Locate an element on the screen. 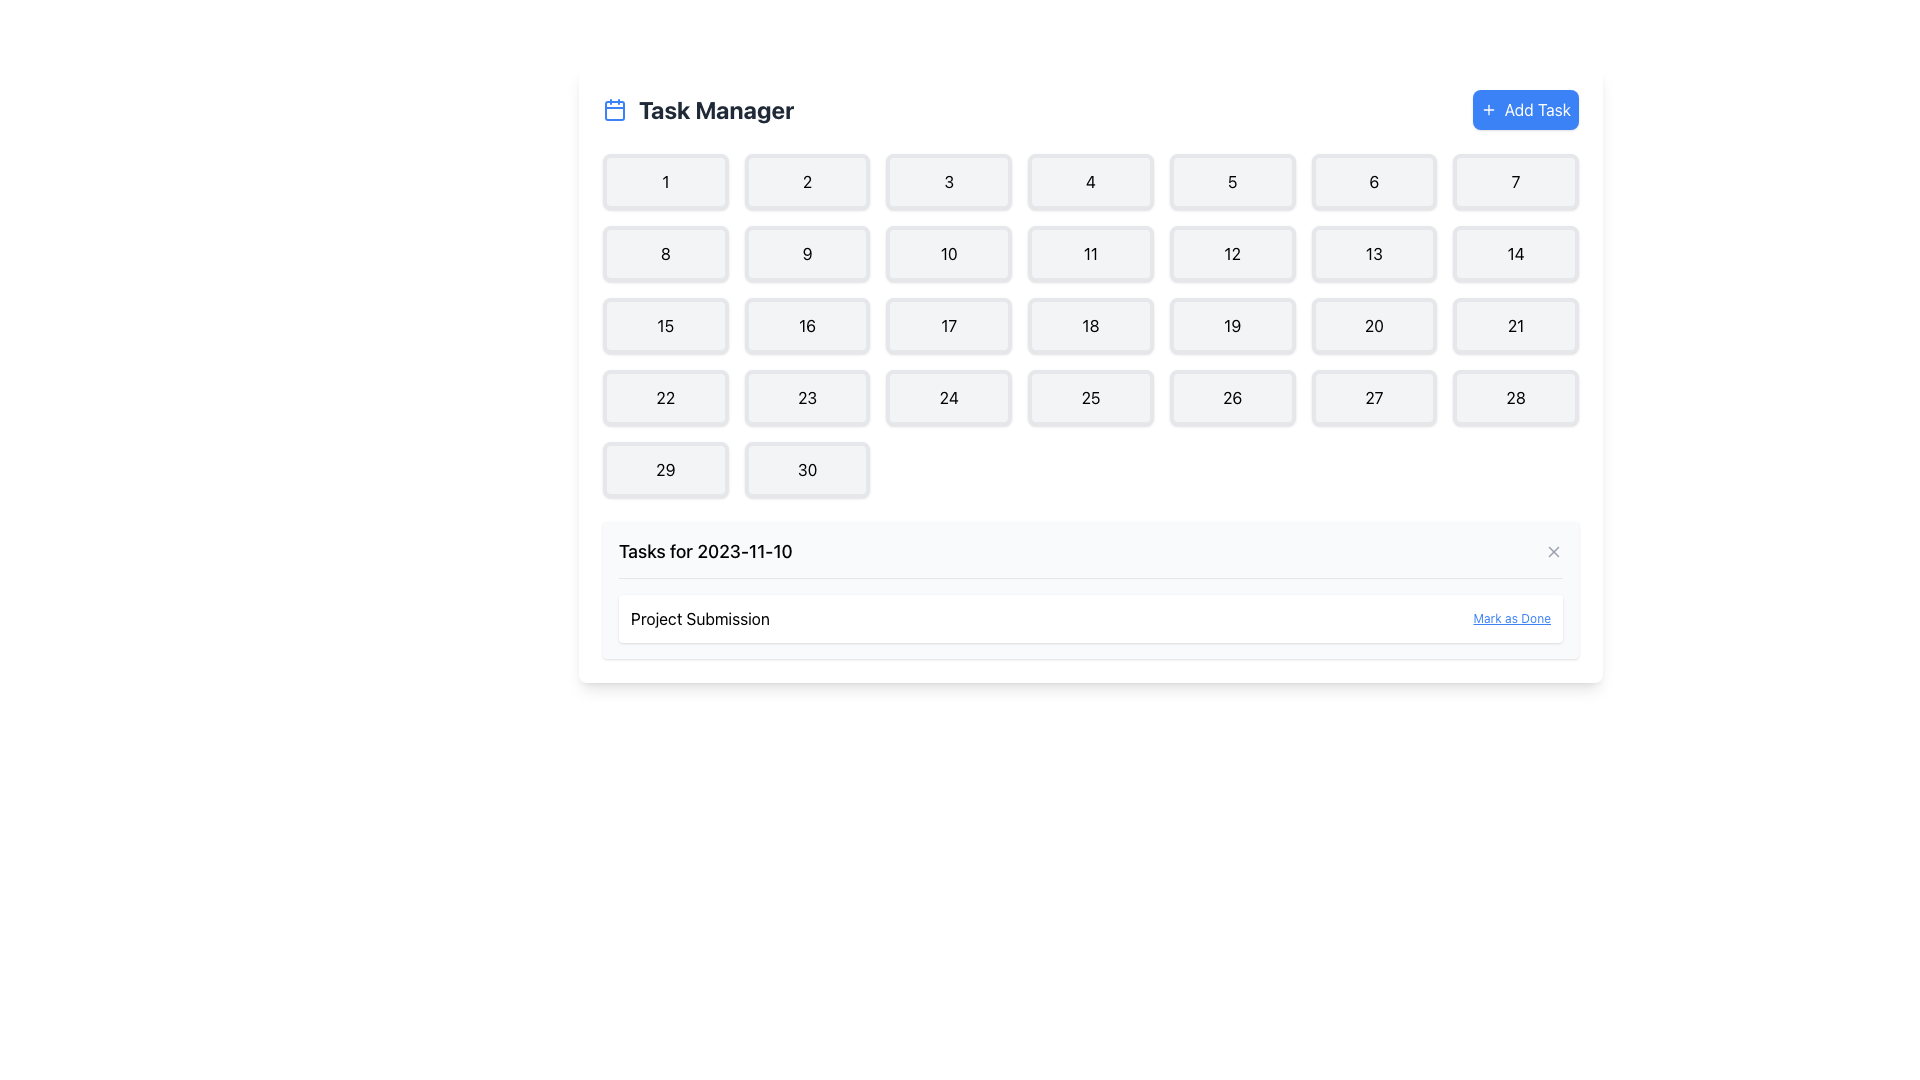 Image resolution: width=1920 pixels, height=1080 pixels. the button representing the selectable option for day '4' in the calendar interface is located at coordinates (1089, 181).